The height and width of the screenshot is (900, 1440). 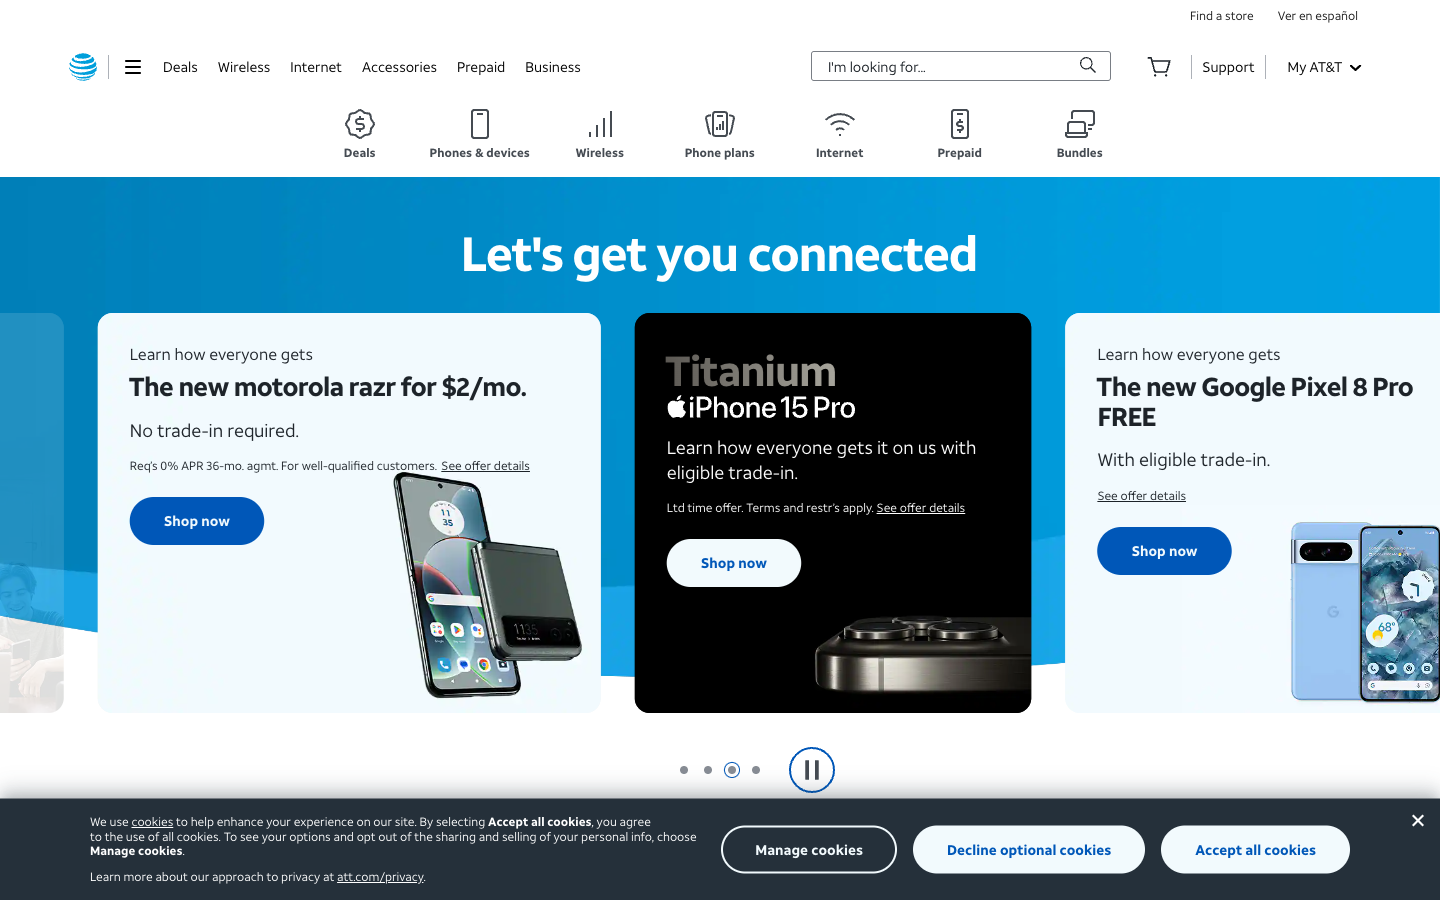 What do you see at coordinates (1322, 65) in the screenshot?
I see `the second option available under My AT&T` at bounding box center [1322, 65].